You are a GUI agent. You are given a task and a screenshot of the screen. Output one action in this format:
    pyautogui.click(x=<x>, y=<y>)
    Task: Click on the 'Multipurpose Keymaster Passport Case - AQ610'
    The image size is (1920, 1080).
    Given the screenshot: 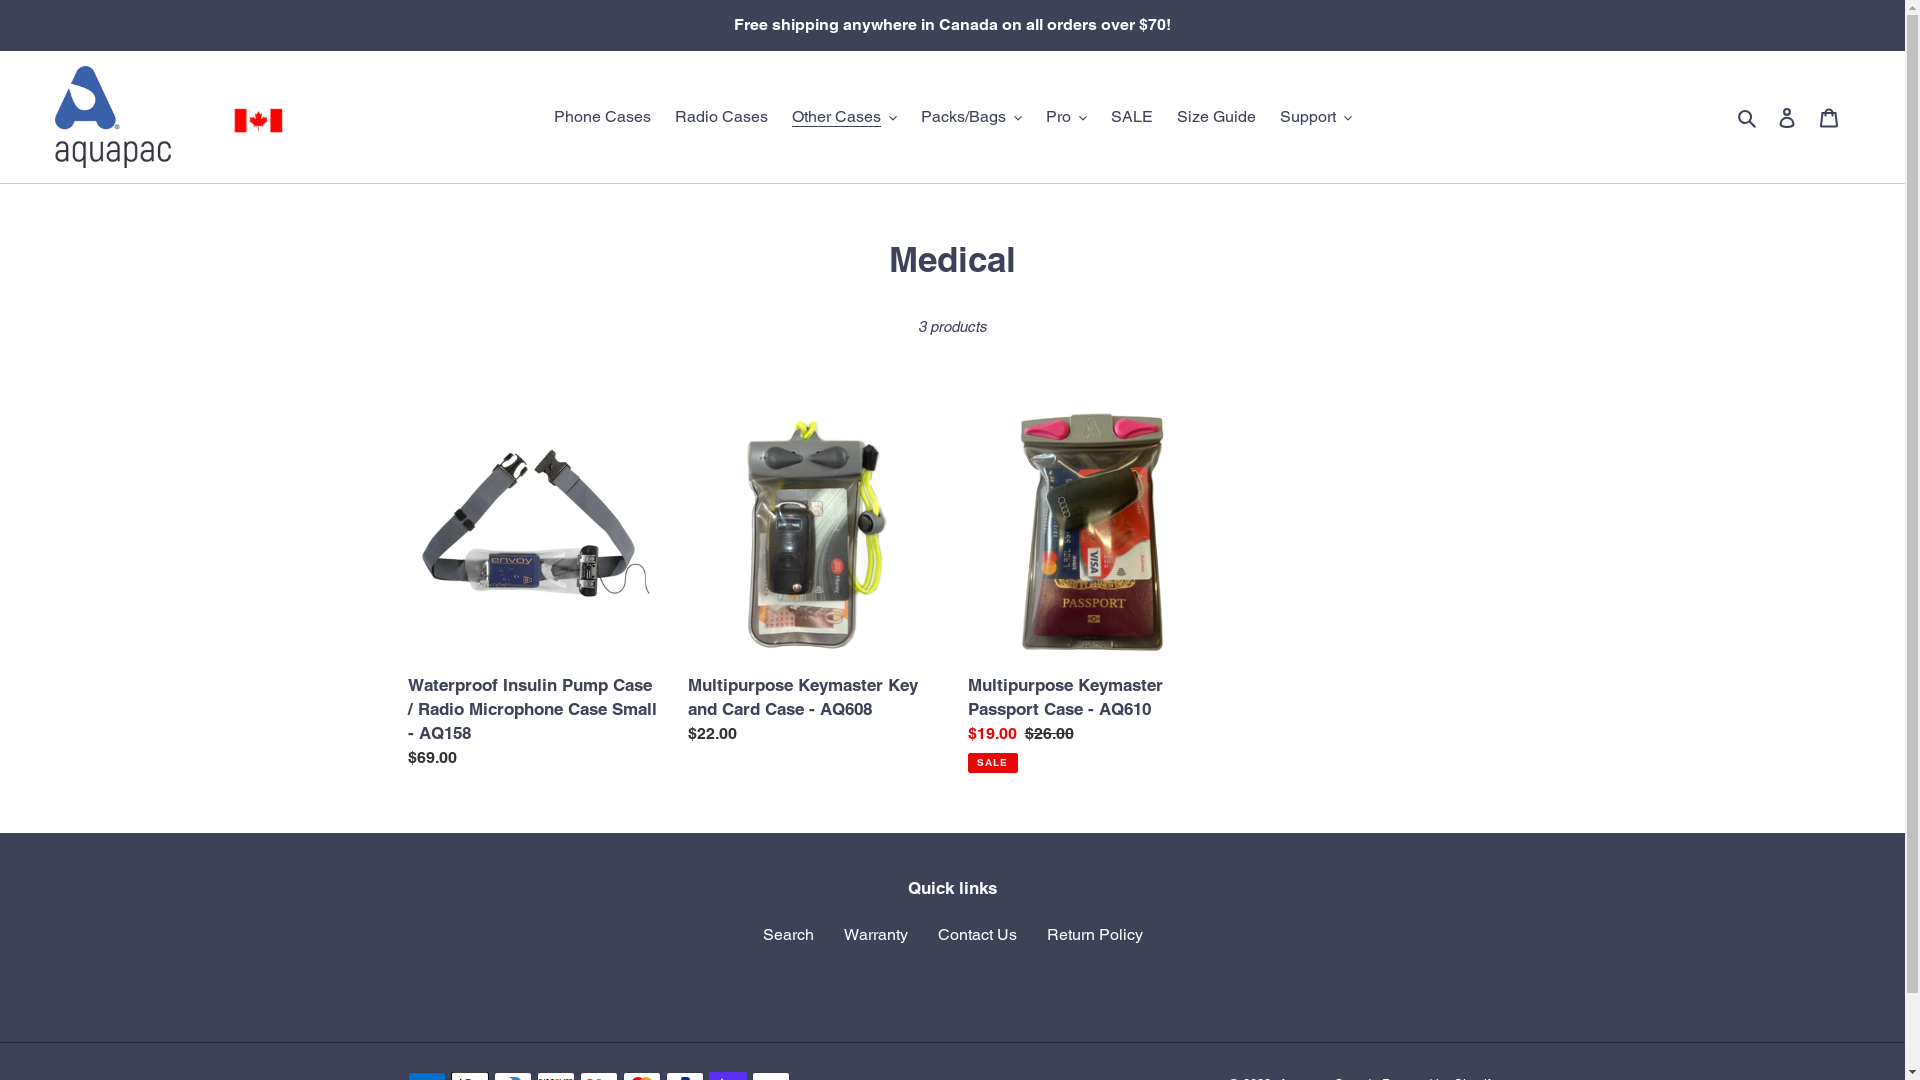 What is the action you would take?
    pyautogui.click(x=1092, y=590)
    